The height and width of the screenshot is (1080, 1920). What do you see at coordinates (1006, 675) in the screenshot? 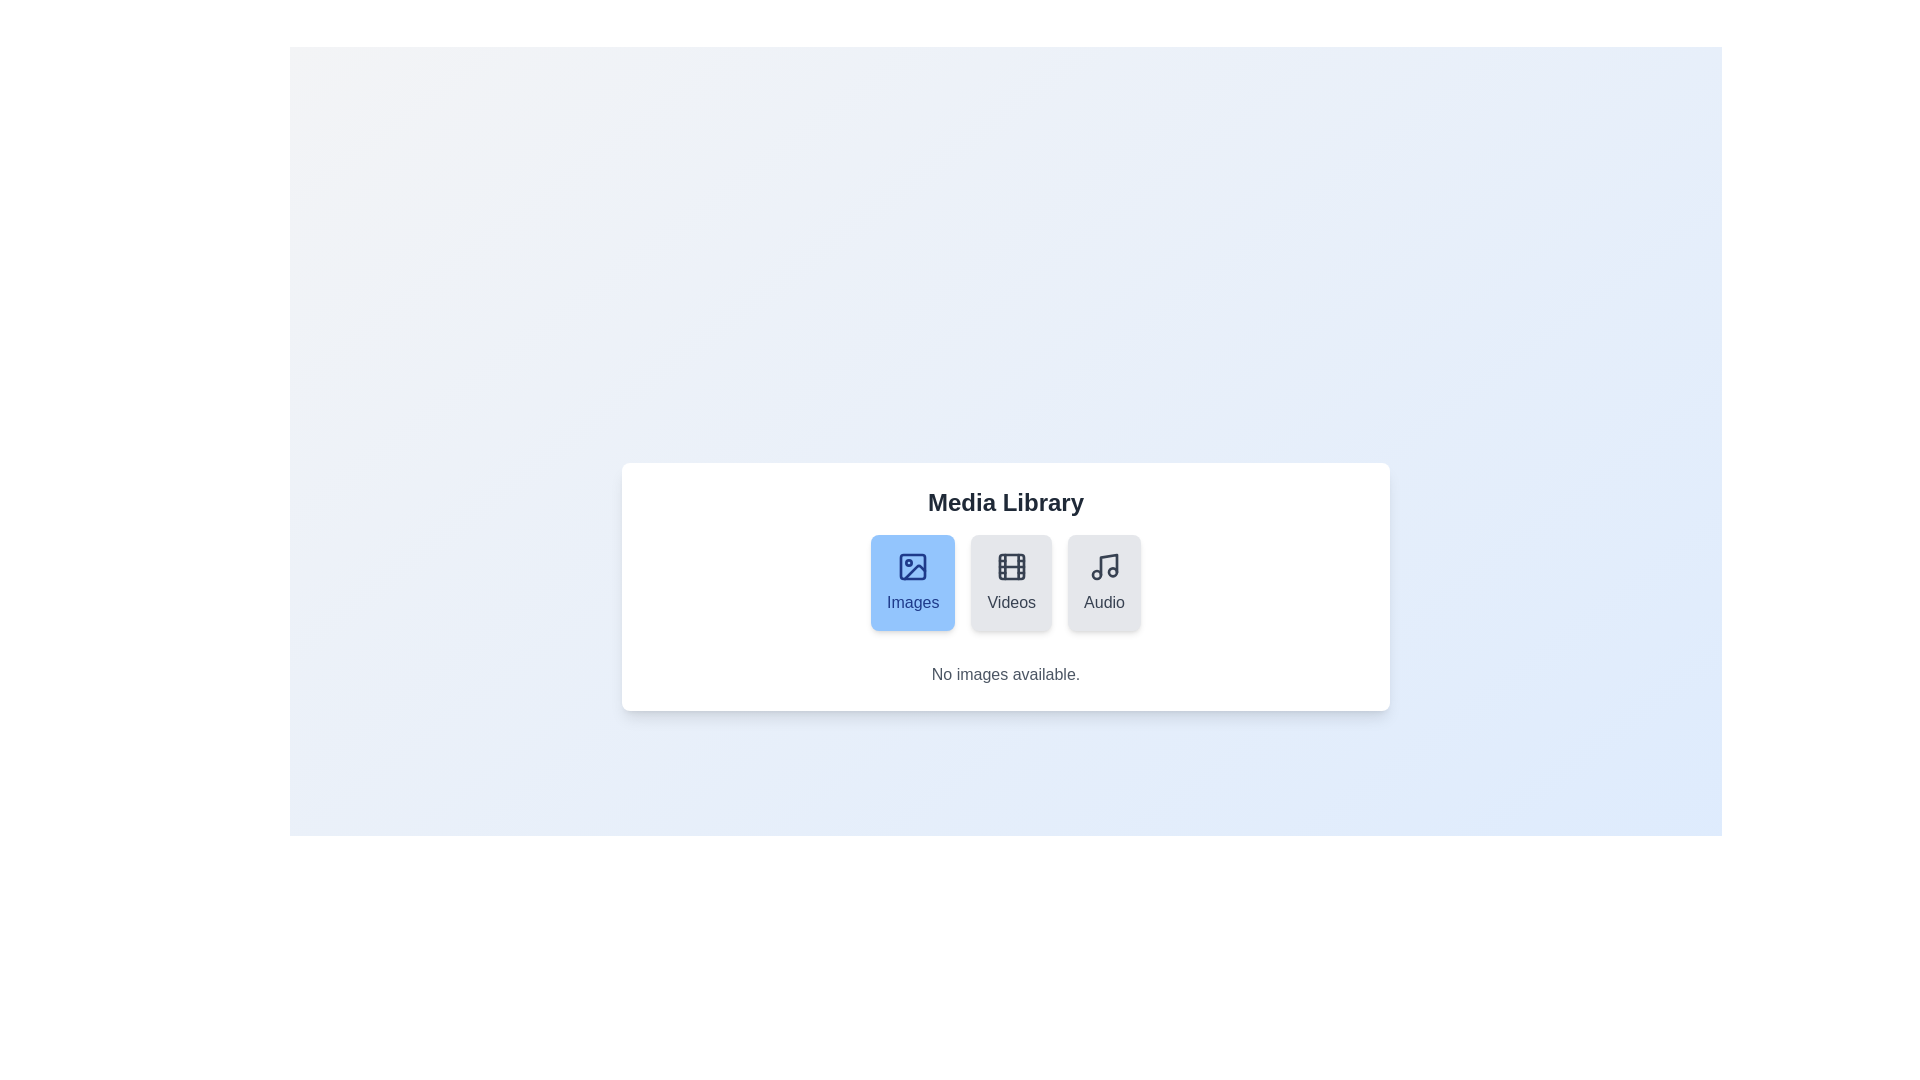
I see `the area where the text 'No images available.' is displayed and read it` at bounding box center [1006, 675].